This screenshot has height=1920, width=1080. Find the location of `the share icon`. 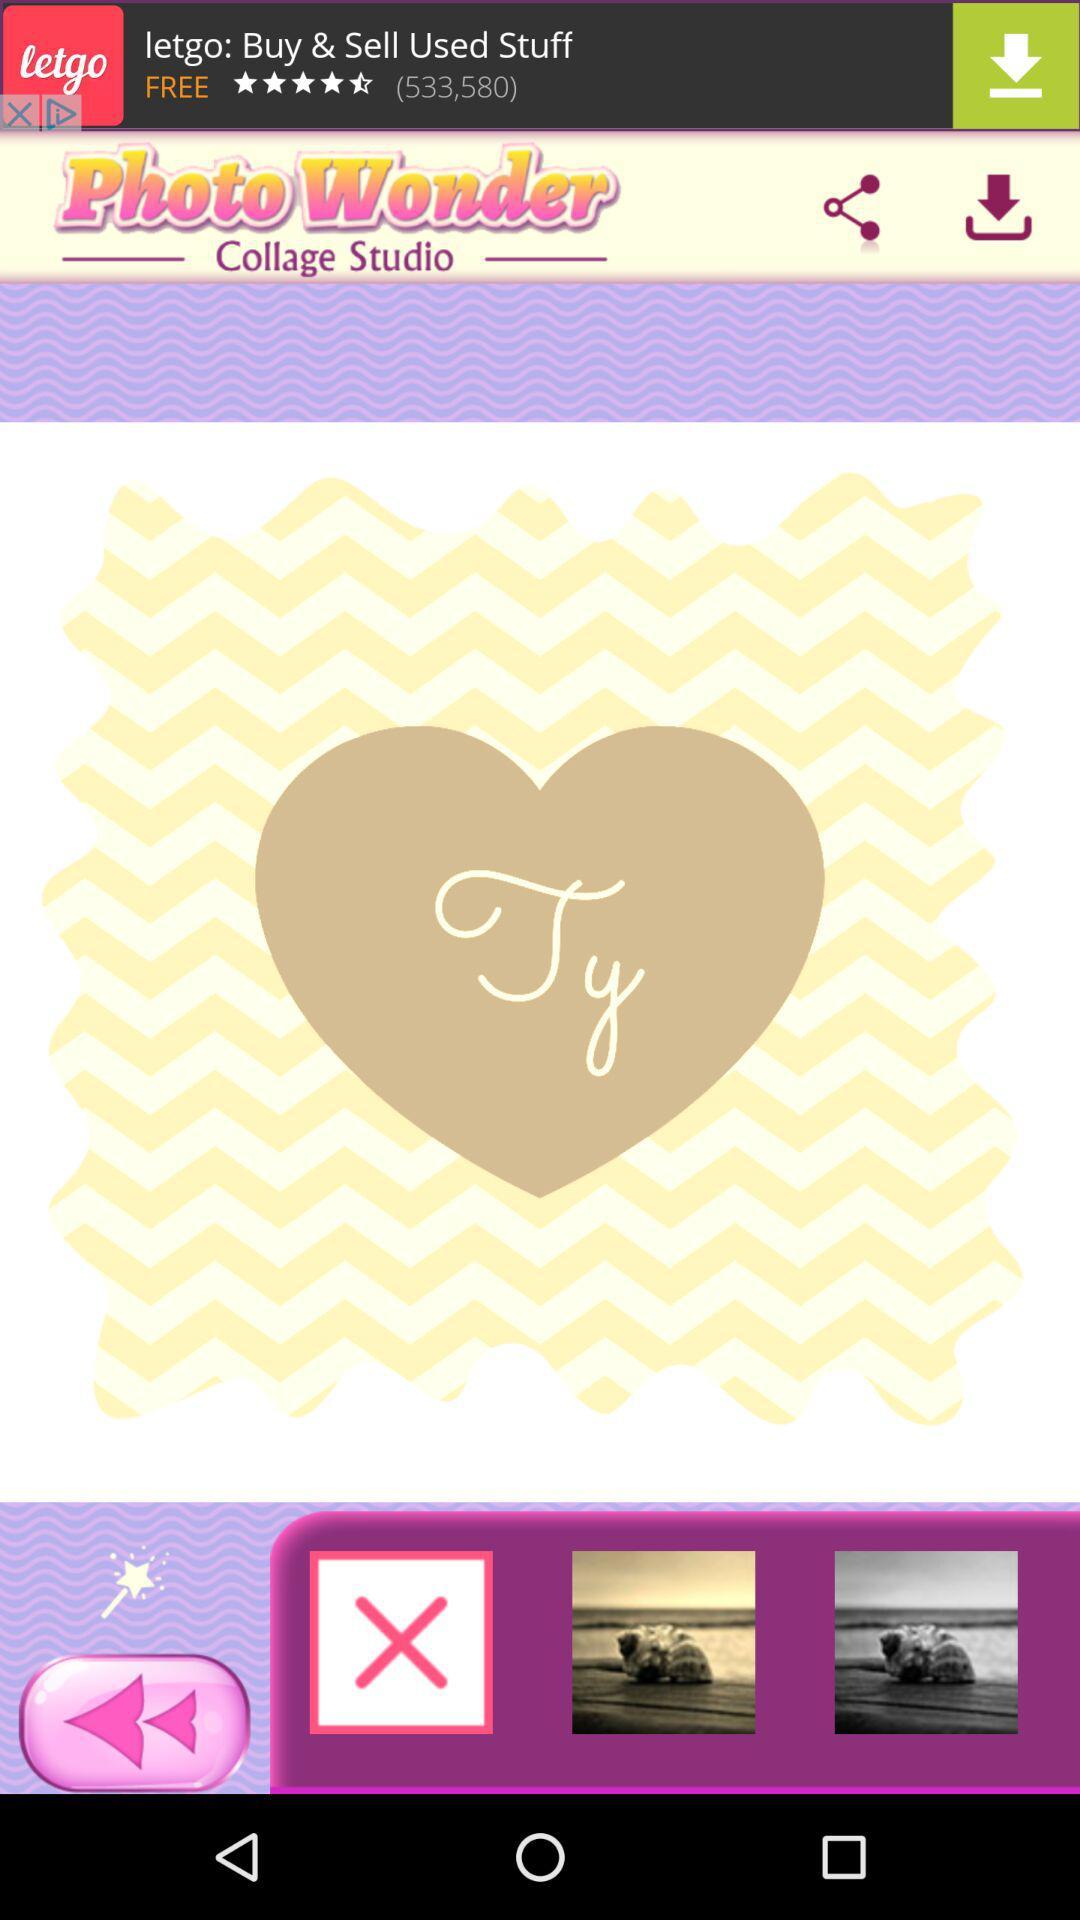

the share icon is located at coordinates (851, 207).